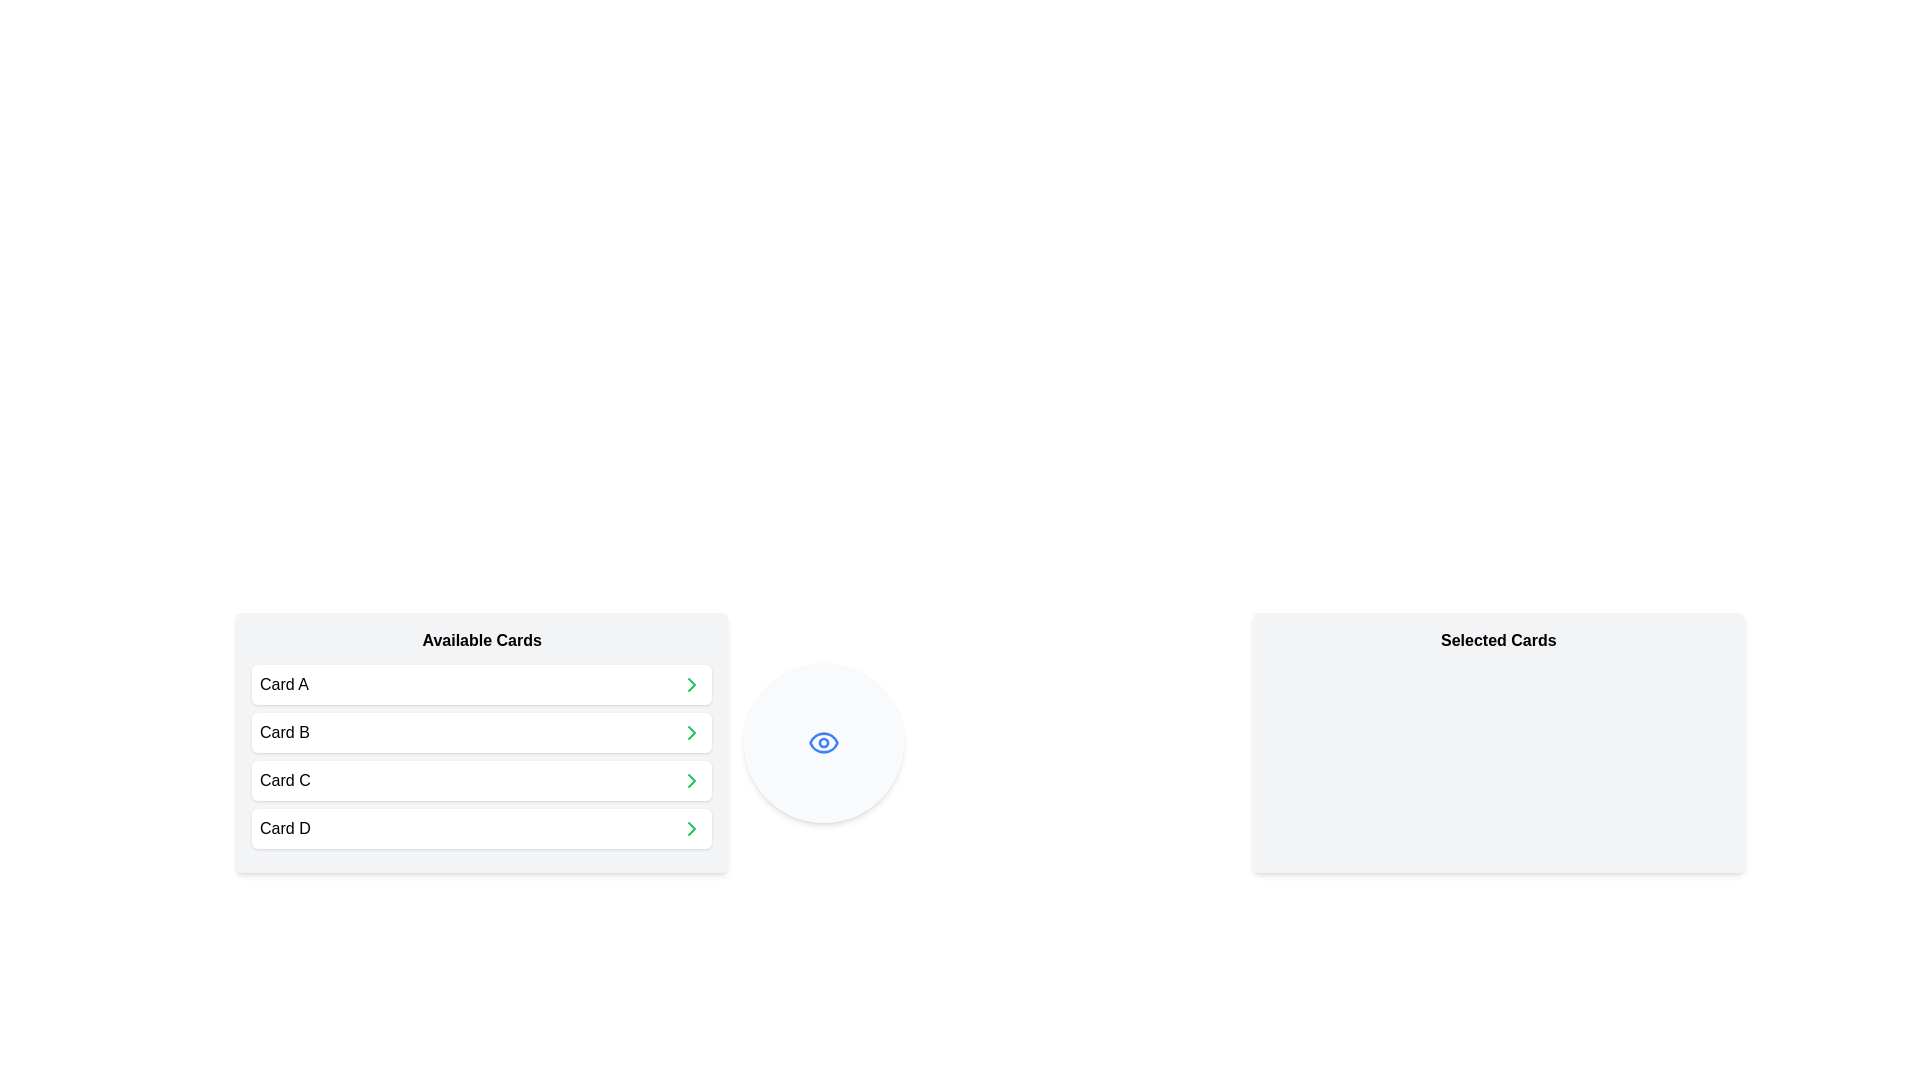 The image size is (1920, 1080). What do you see at coordinates (692, 684) in the screenshot?
I see `the chevron icon next to the card labeled Card A in the 'Available Cards' list to move it to the 'Selected Cards' list` at bounding box center [692, 684].